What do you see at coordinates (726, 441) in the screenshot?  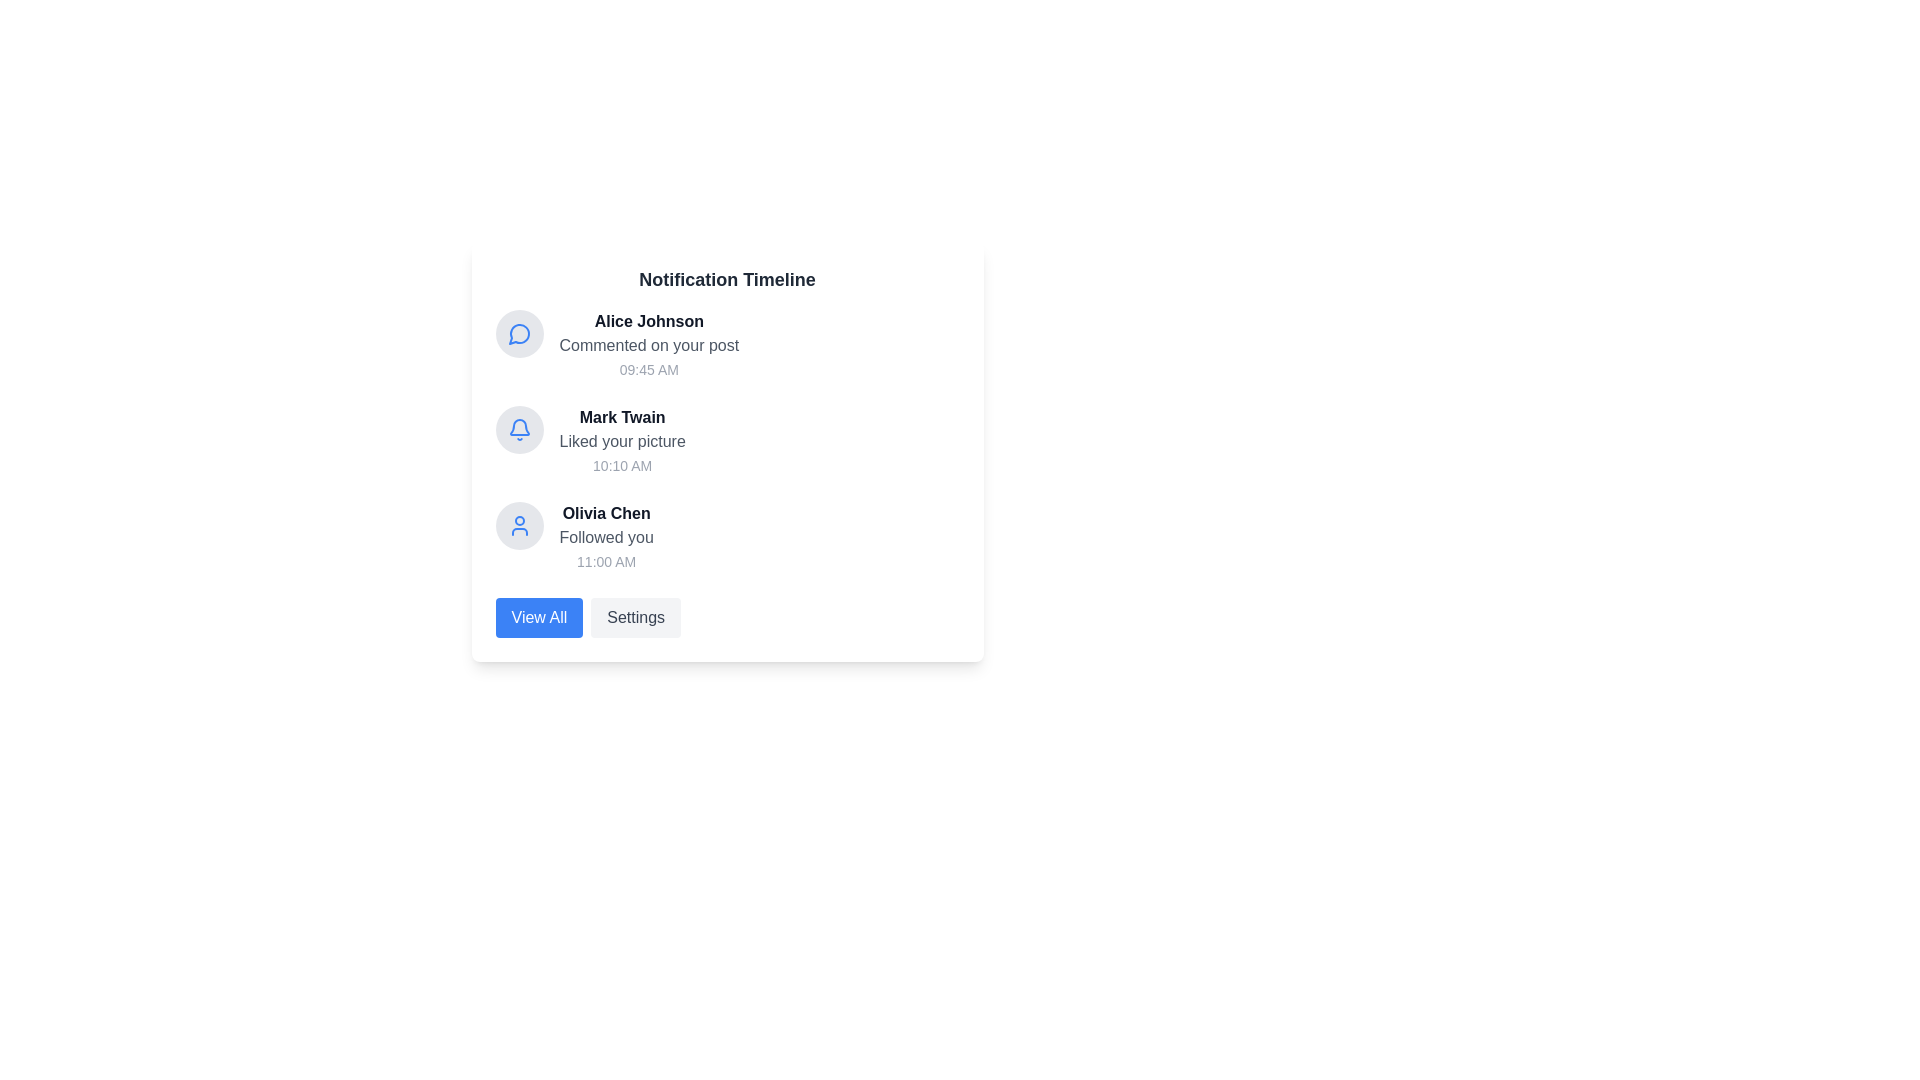 I see `the second notification item in the Notification Timeline panel that displays the message 'Mark Twain Liked your picture 10:10 AM'` at bounding box center [726, 441].